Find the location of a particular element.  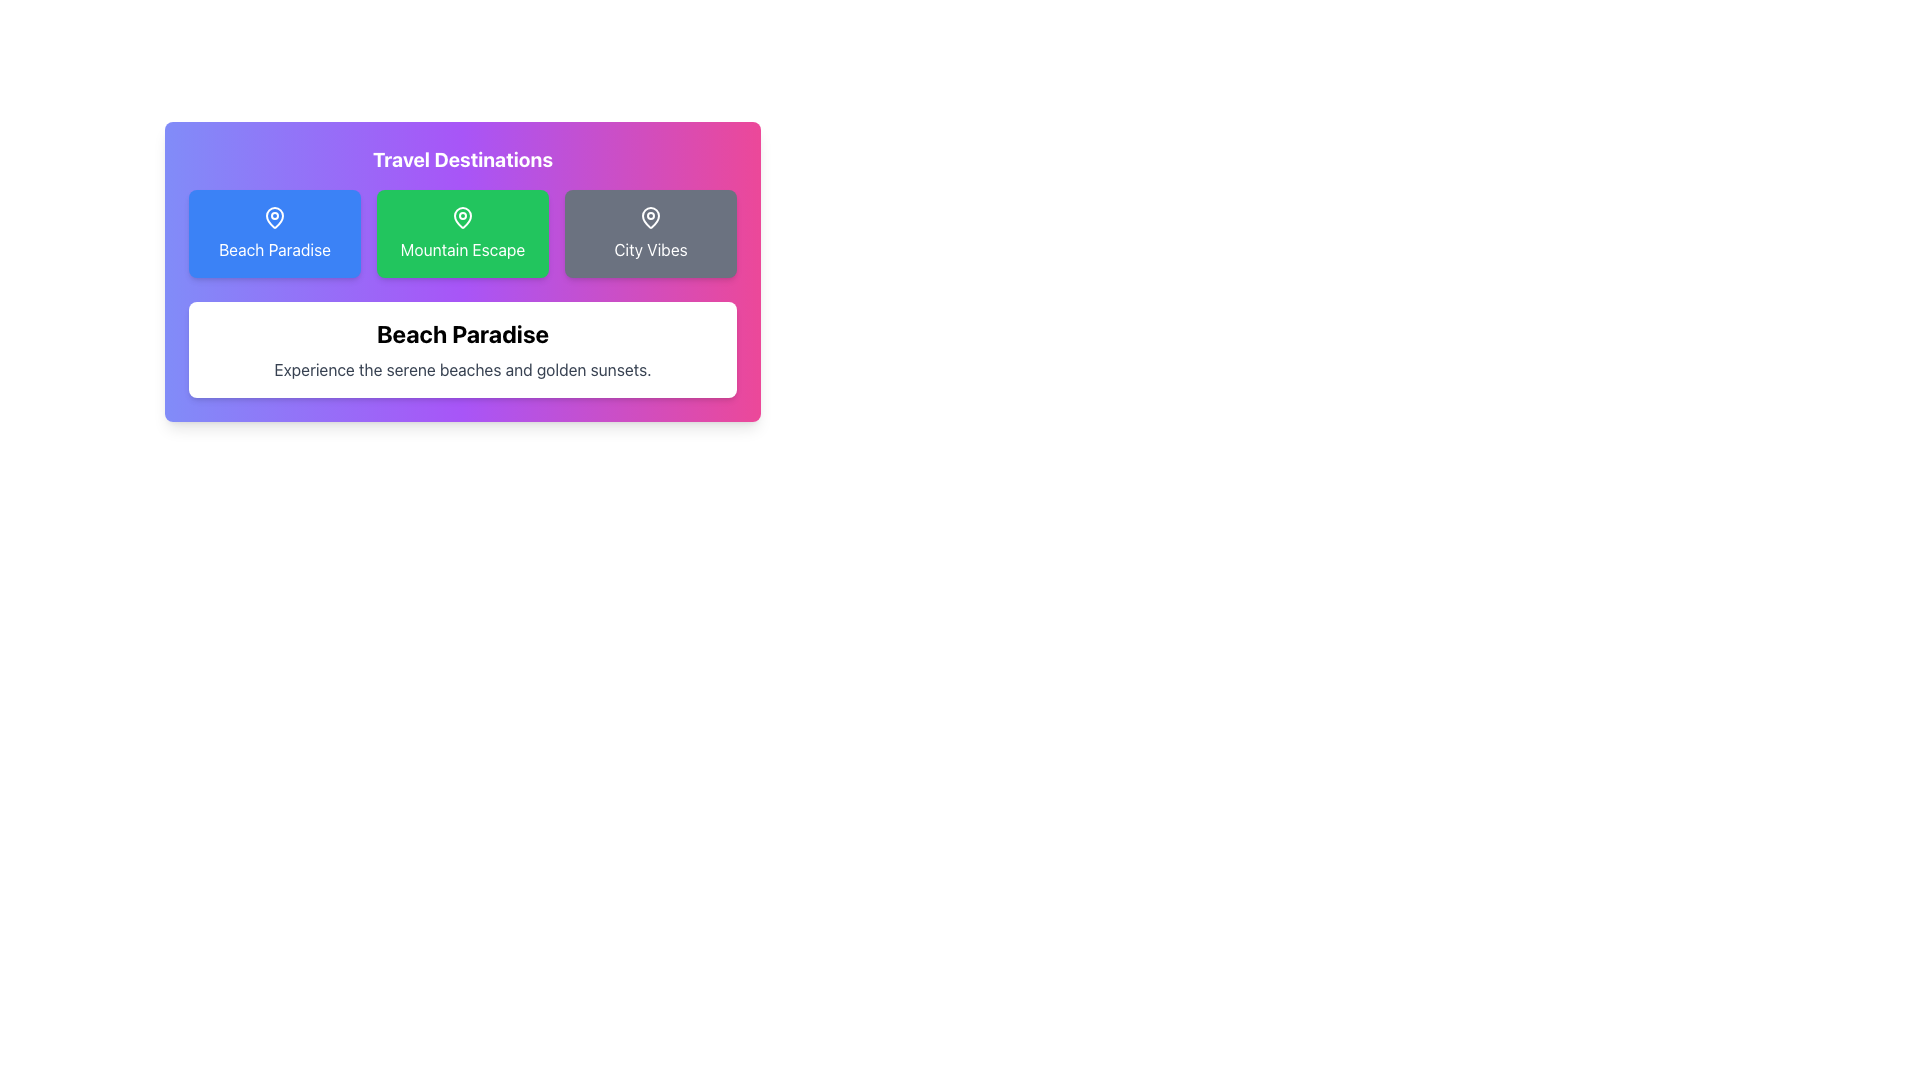

the map pin icon, which is outlined with a thin stroke, has rounded edges, and is centered within the green button labeled 'Mountain Escape' is located at coordinates (461, 218).